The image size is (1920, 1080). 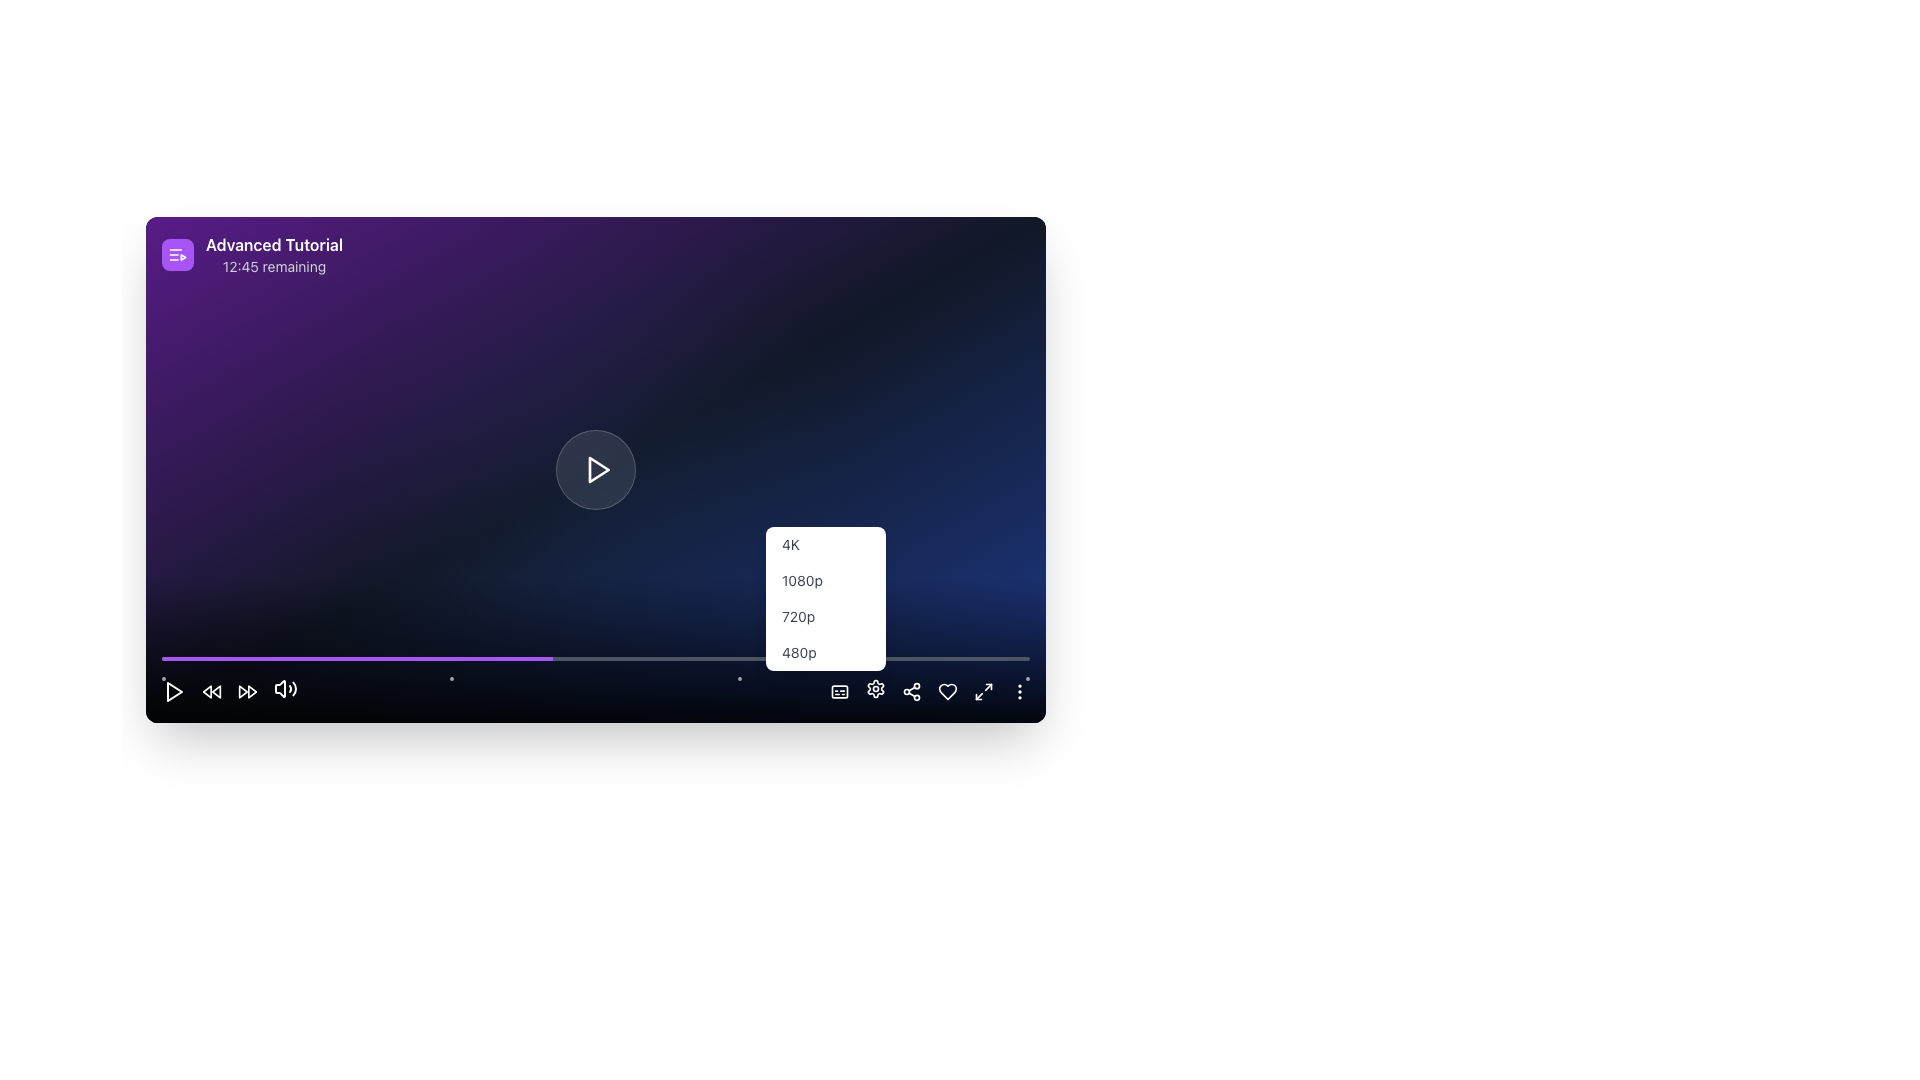 I want to click on the second option labeled '720p' in the dropdown menu located in the player interface, which has a white background and rounded corners, so click(x=825, y=597).